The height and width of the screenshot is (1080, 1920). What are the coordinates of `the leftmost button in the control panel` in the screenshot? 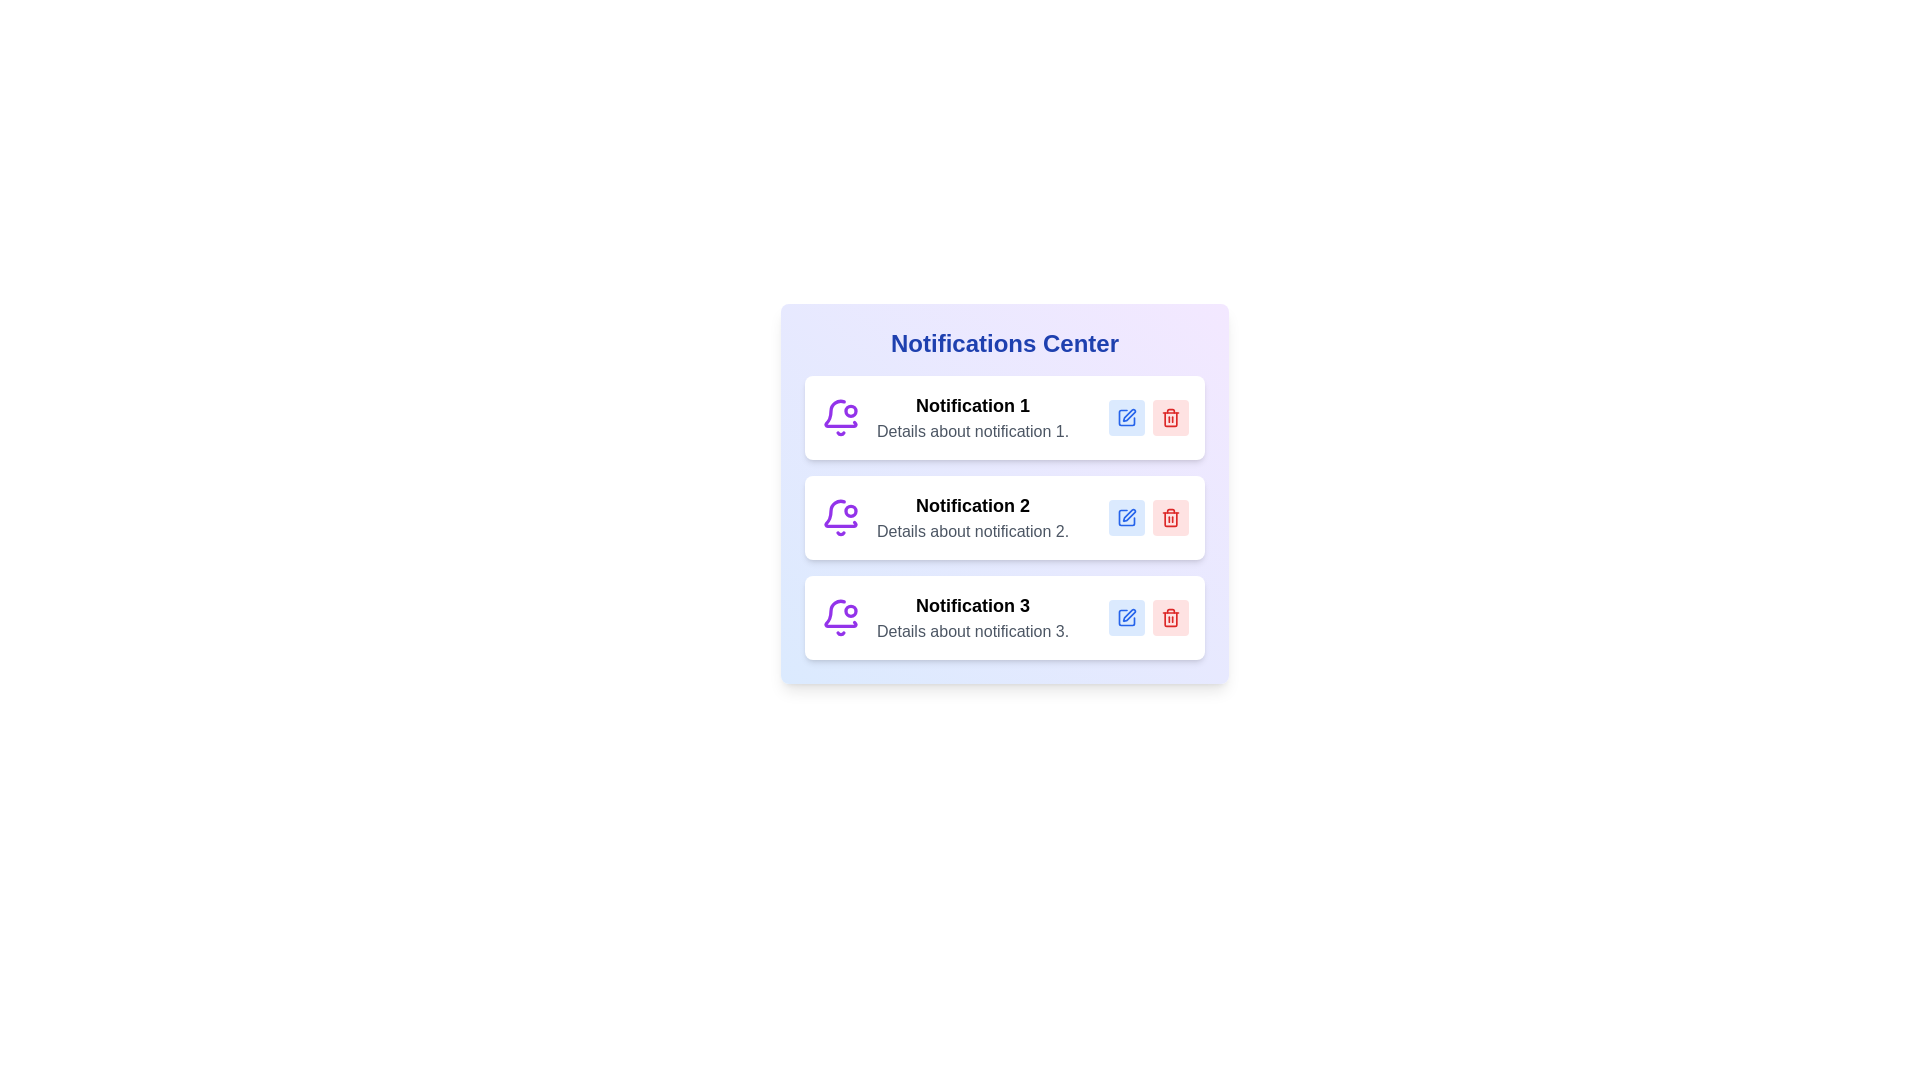 It's located at (1127, 616).